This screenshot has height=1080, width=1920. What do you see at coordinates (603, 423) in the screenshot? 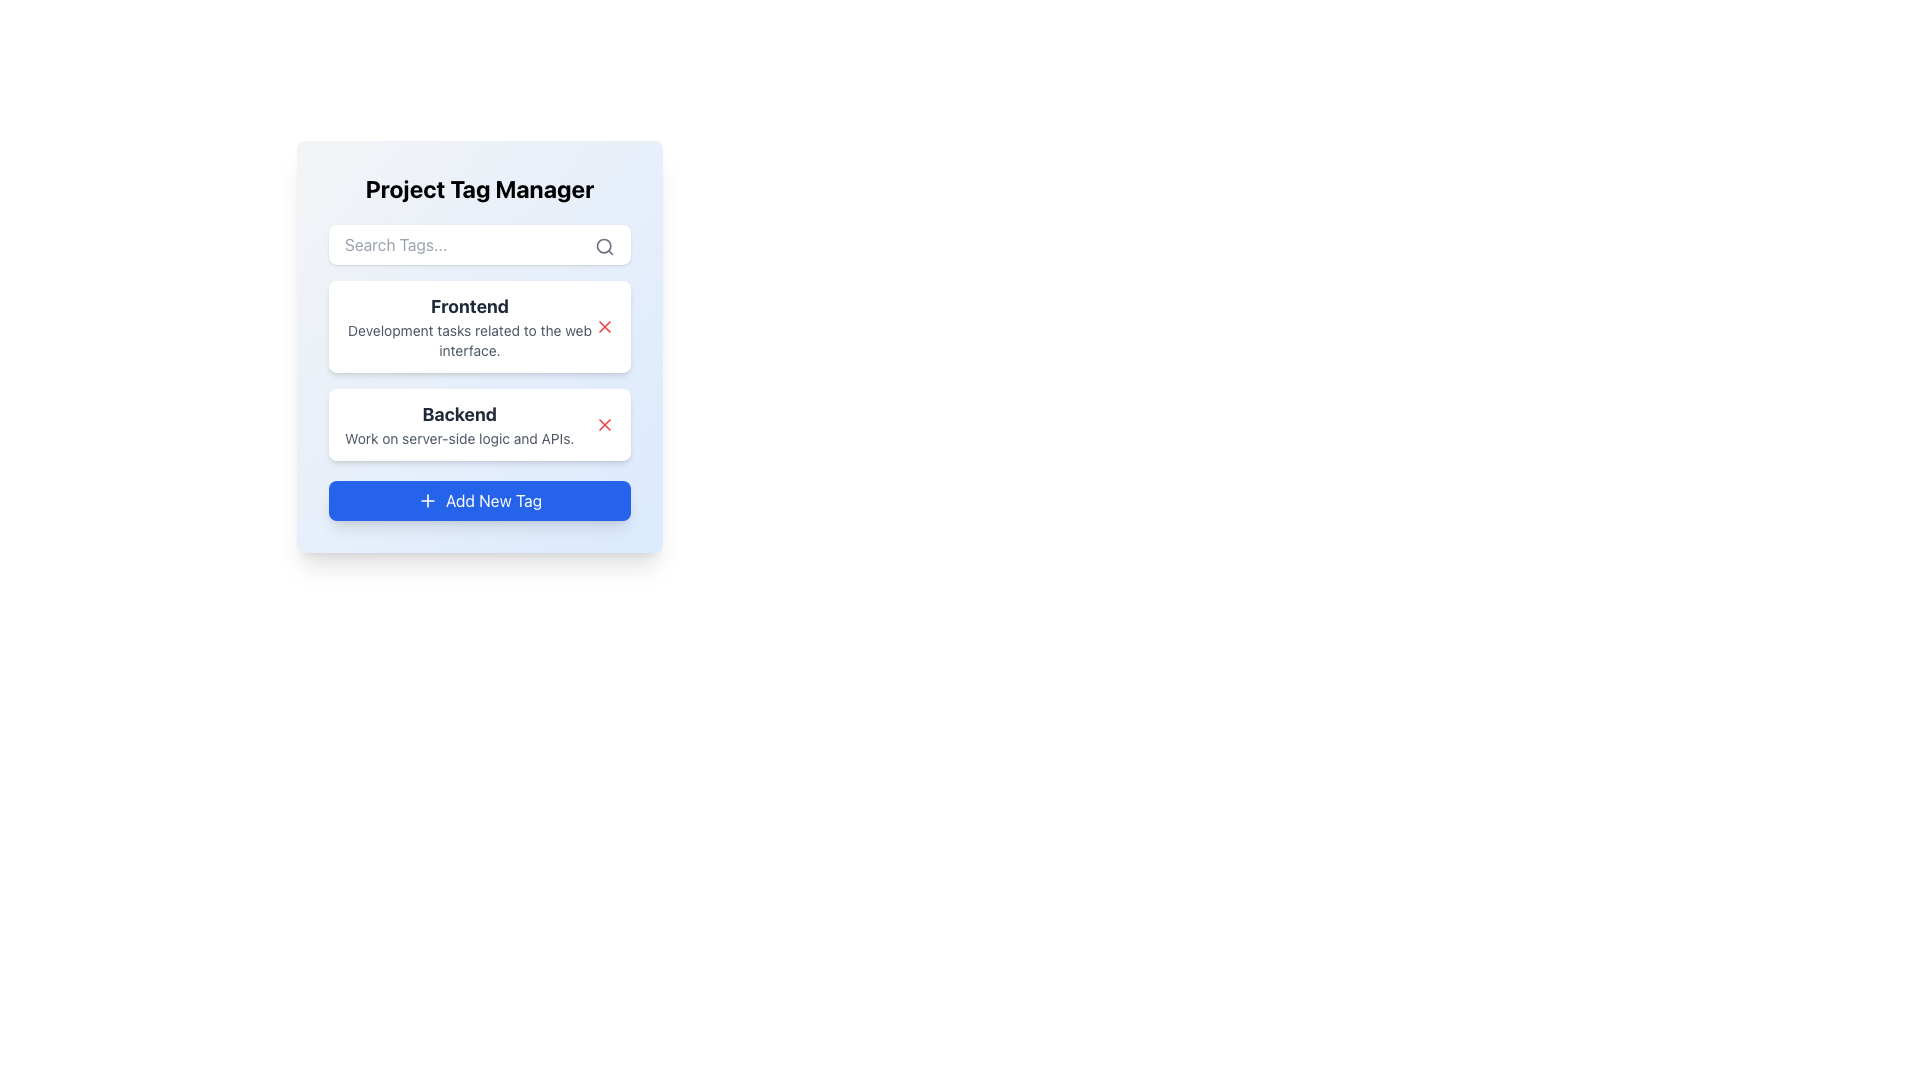
I see `the dismiss icon button located at the far right of the 'Backend' card, next to the text 'Work on server-side logic and APIs.'` at bounding box center [603, 423].